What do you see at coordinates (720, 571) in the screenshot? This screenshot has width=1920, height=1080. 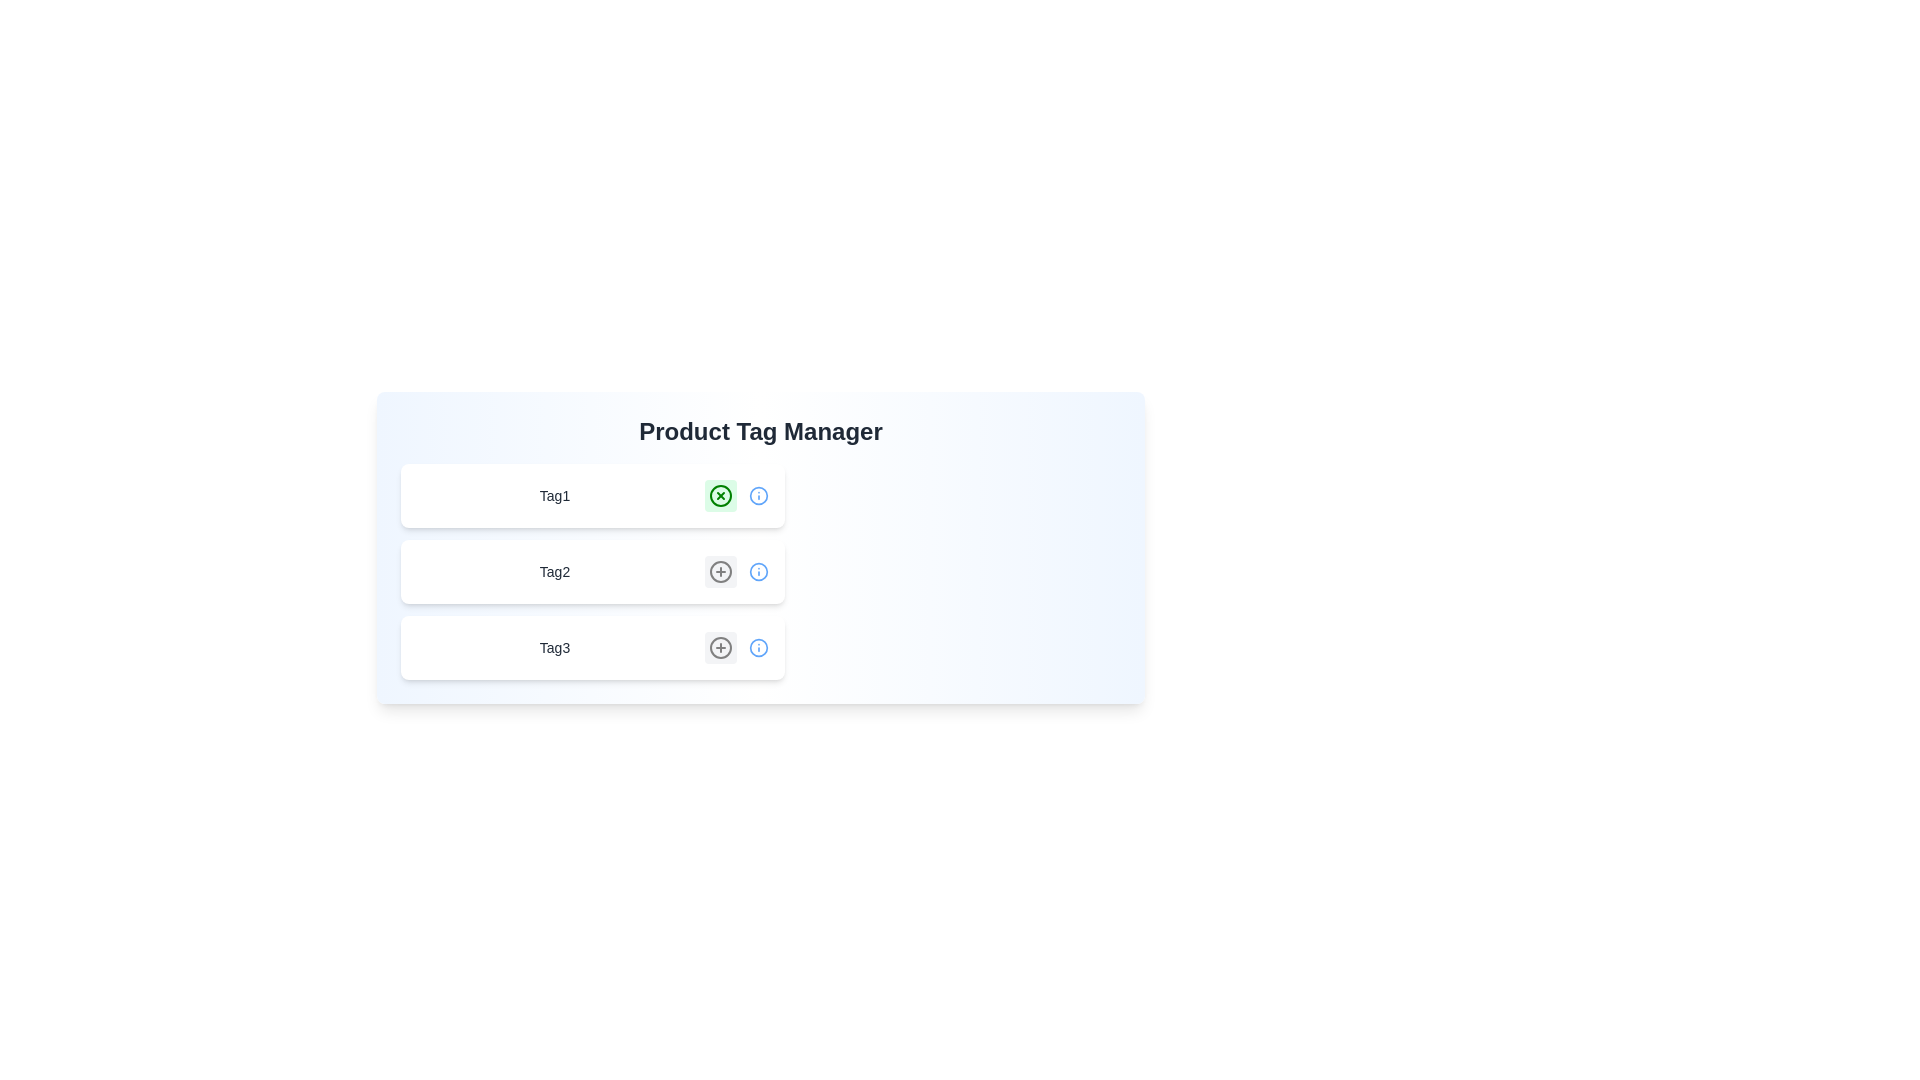 I see `the tag Tag2` at bounding box center [720, 571].